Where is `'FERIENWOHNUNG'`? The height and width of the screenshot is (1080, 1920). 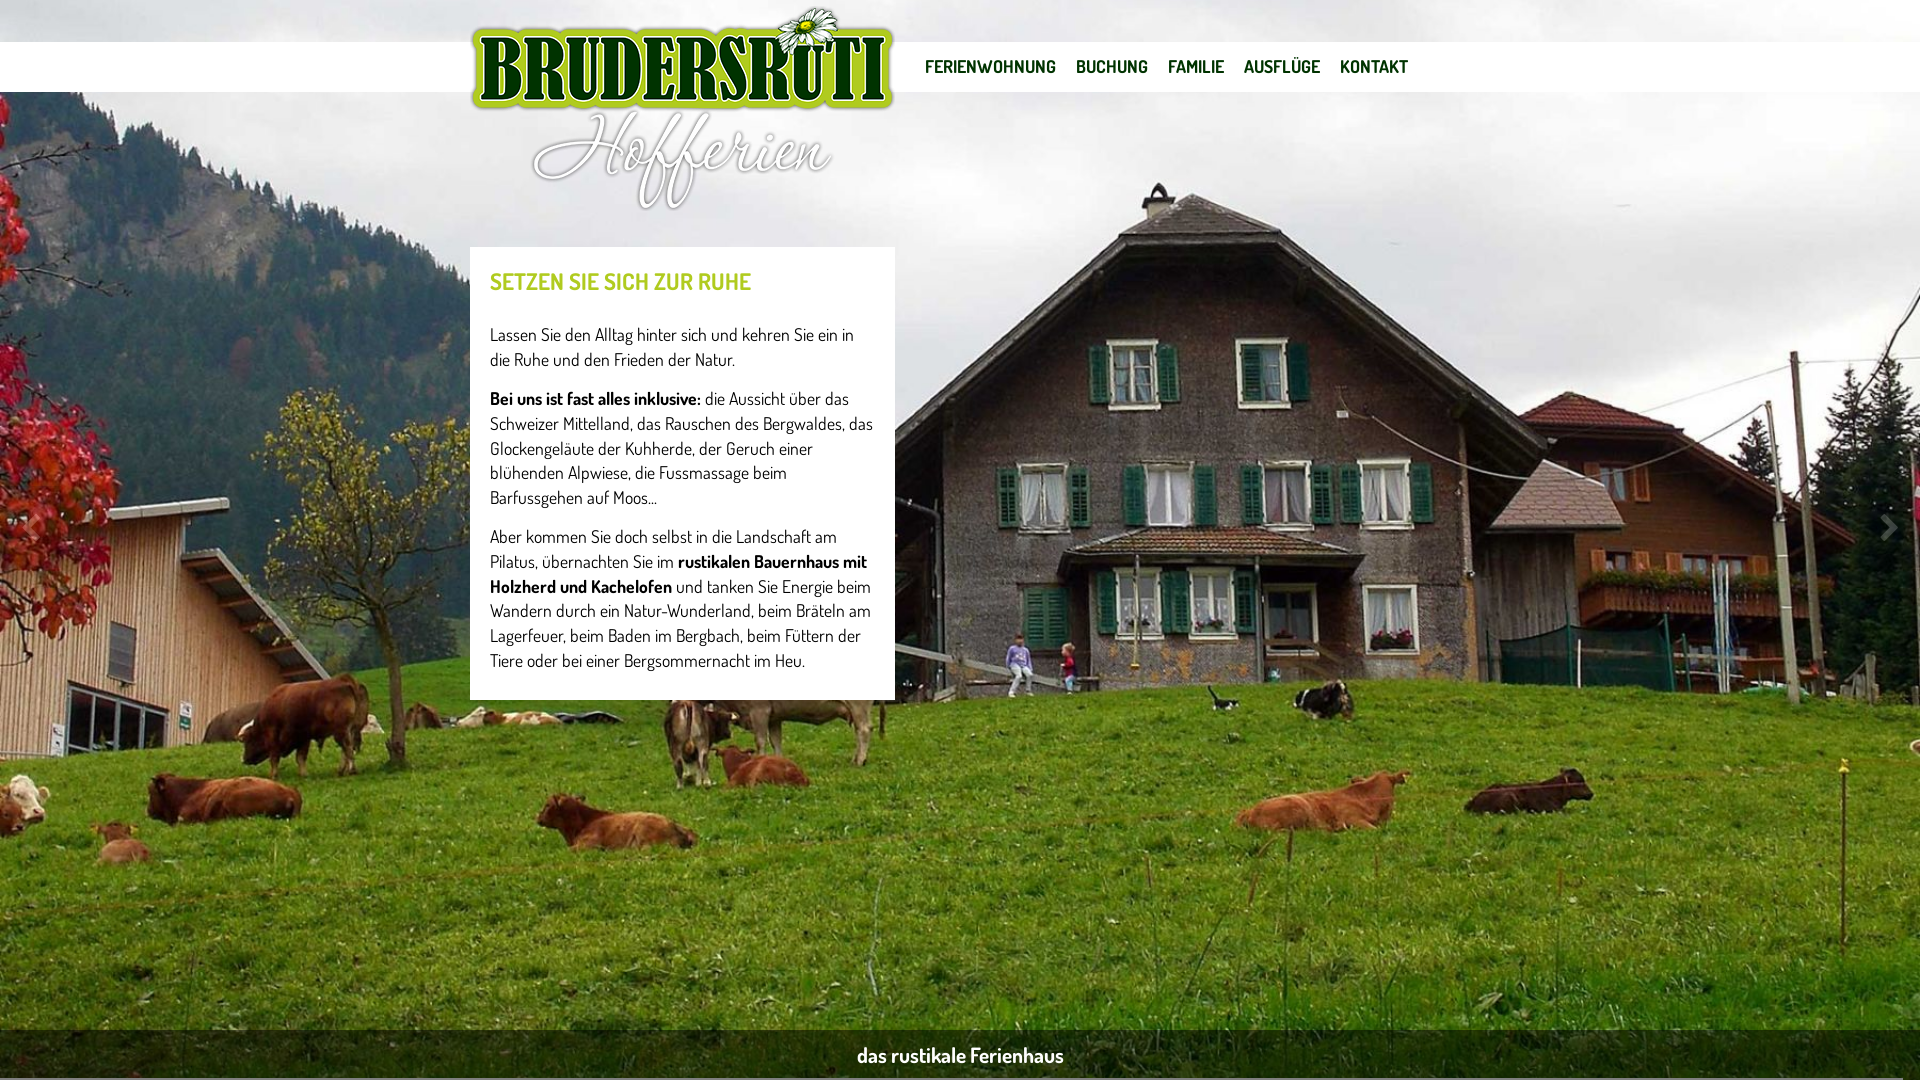 'FERIENWOHNUNG' is located at coordinates (990, 64).